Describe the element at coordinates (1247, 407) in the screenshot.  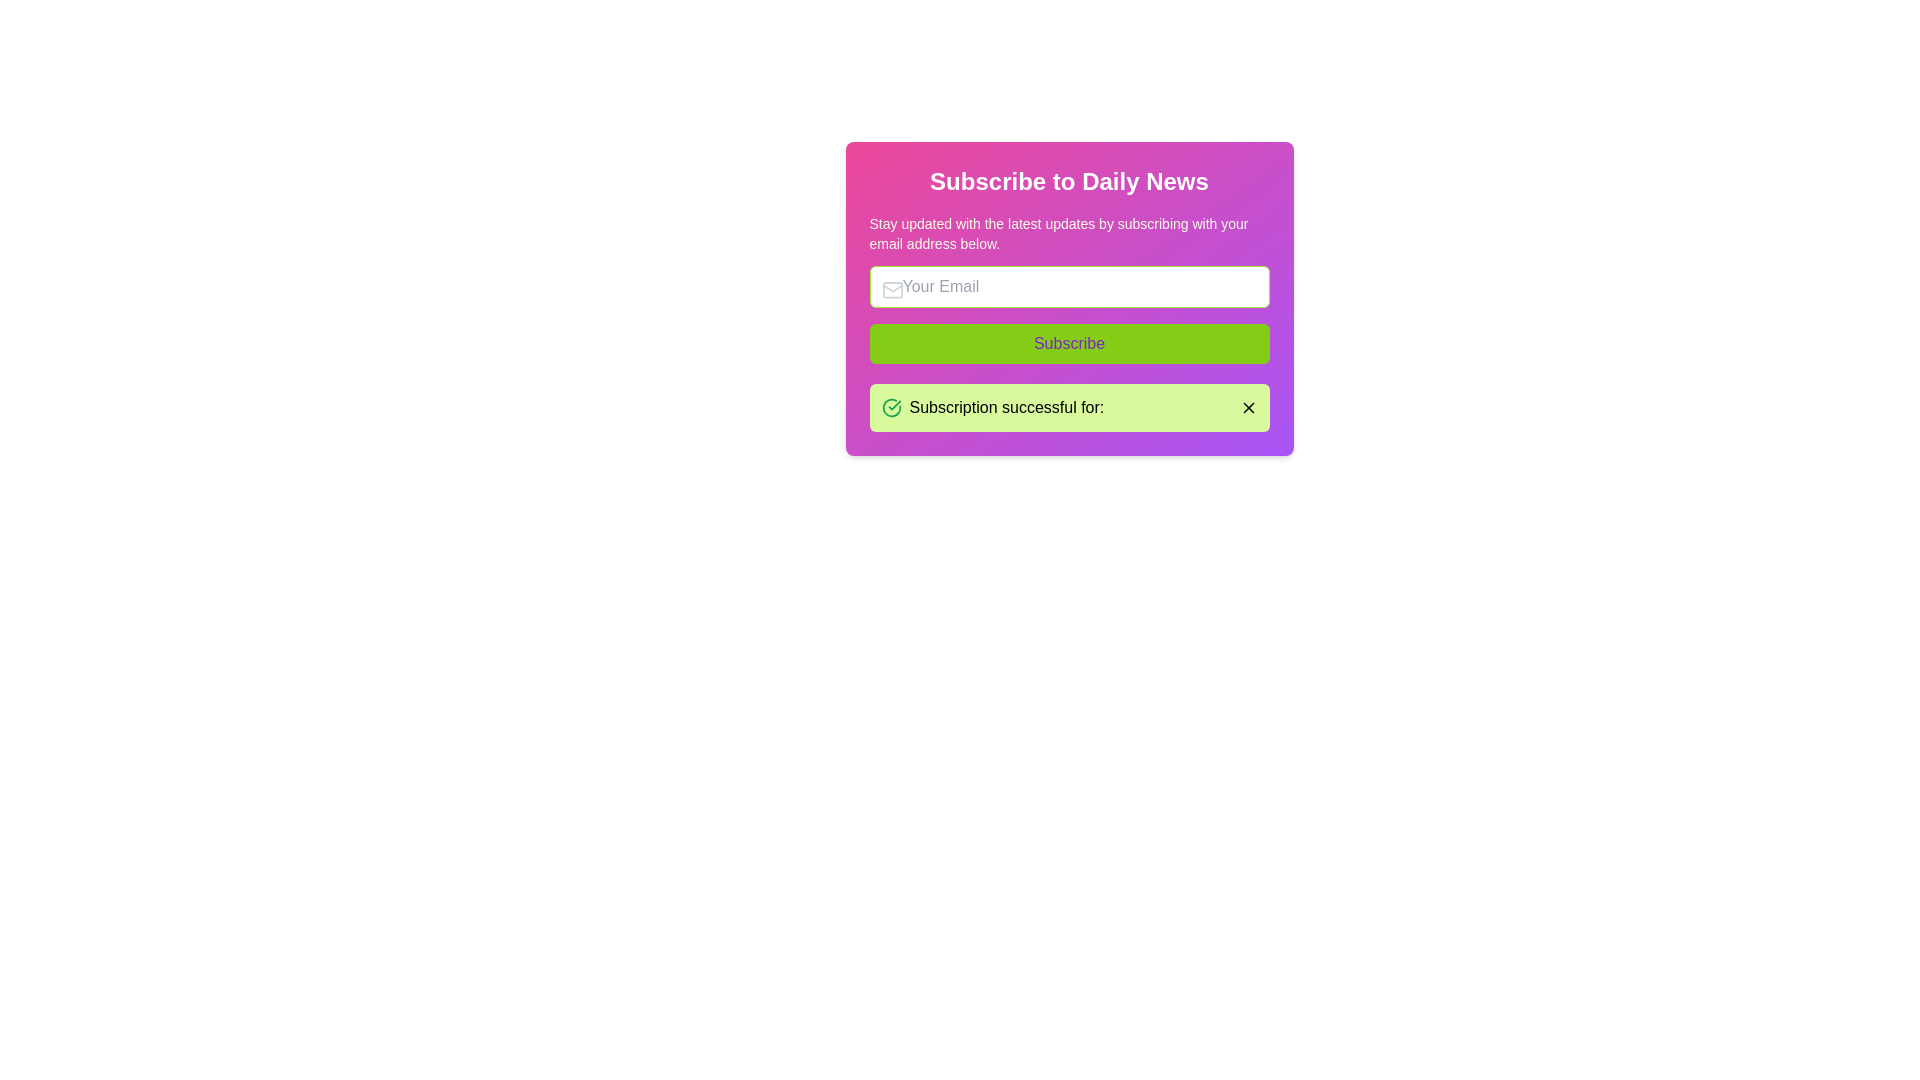
I see `the close button located at the rightmost side of the notification box` at that location.